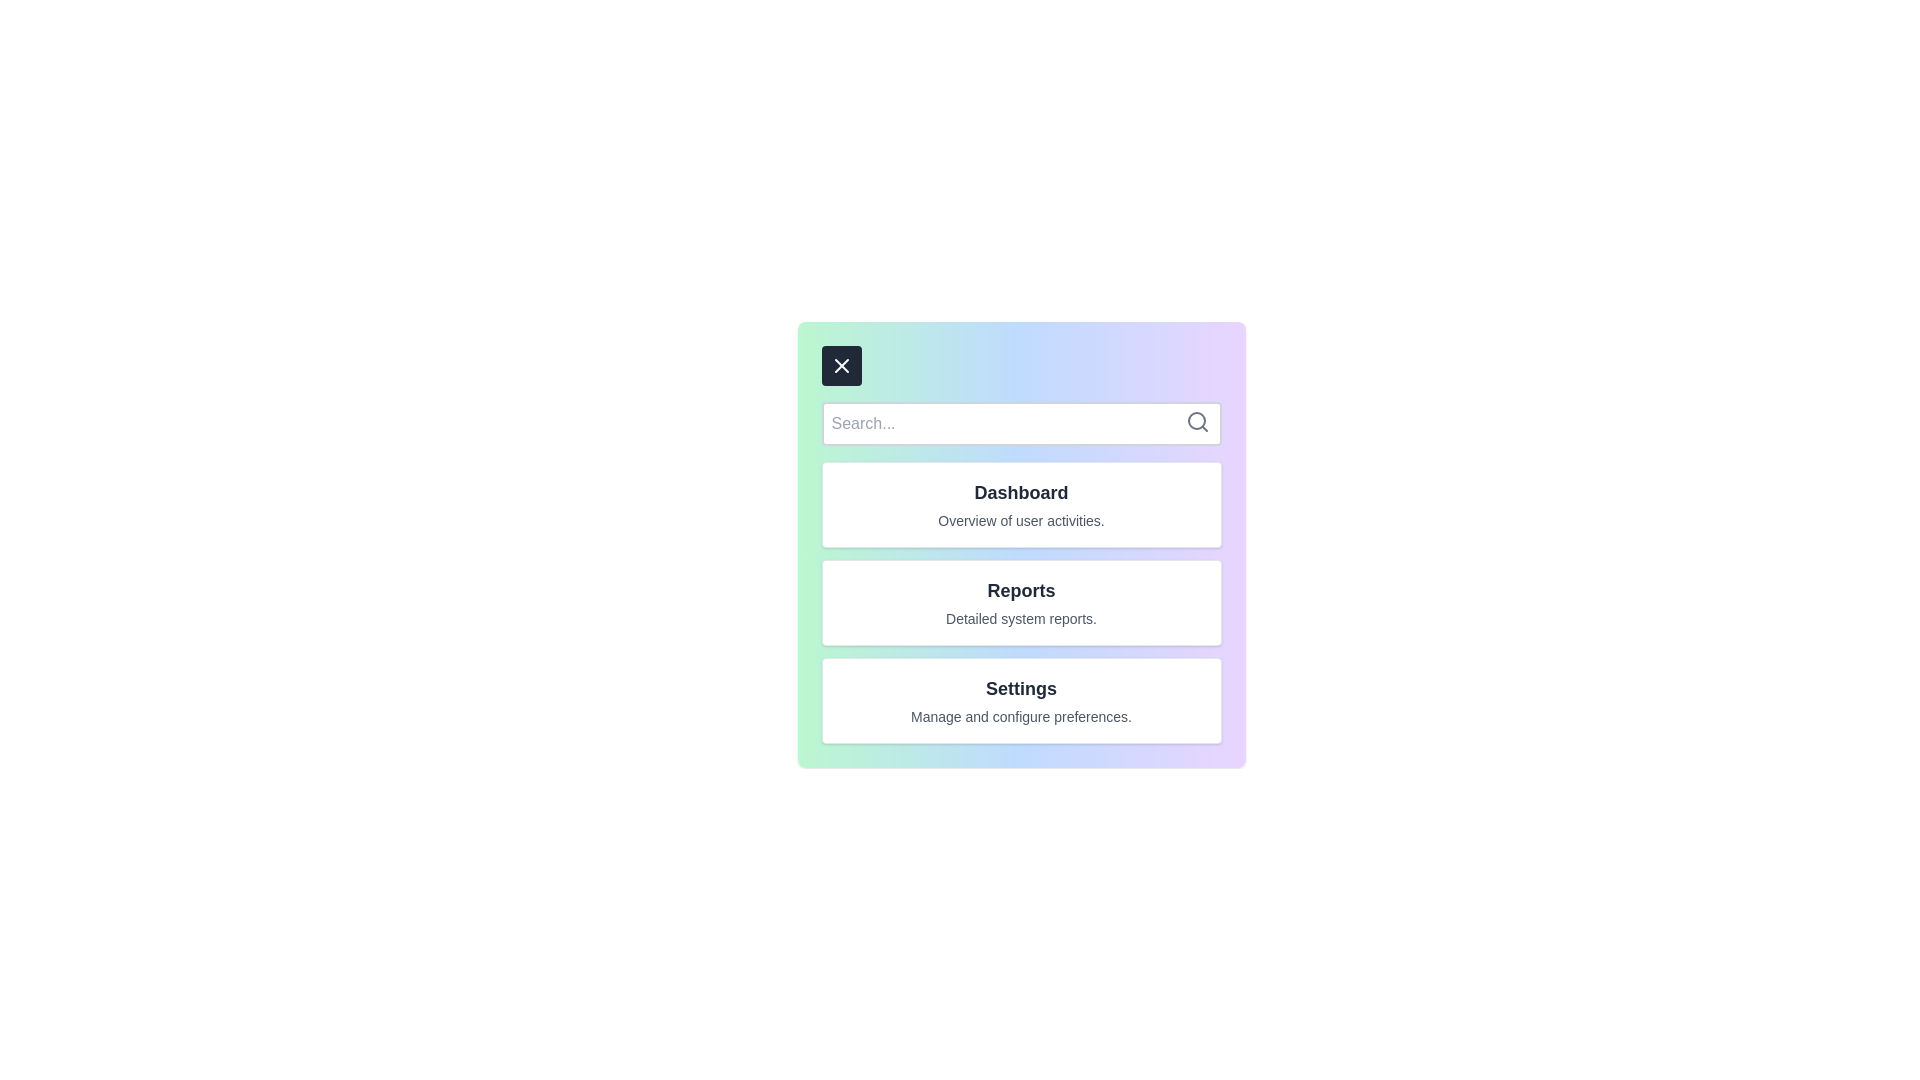 The width and height of the screenshot is (1920, 1080). What do you see at coordinates (841, 366) in the screenshot?
I see `the toggle button to change the menu state` at bounding box center [841, 366].